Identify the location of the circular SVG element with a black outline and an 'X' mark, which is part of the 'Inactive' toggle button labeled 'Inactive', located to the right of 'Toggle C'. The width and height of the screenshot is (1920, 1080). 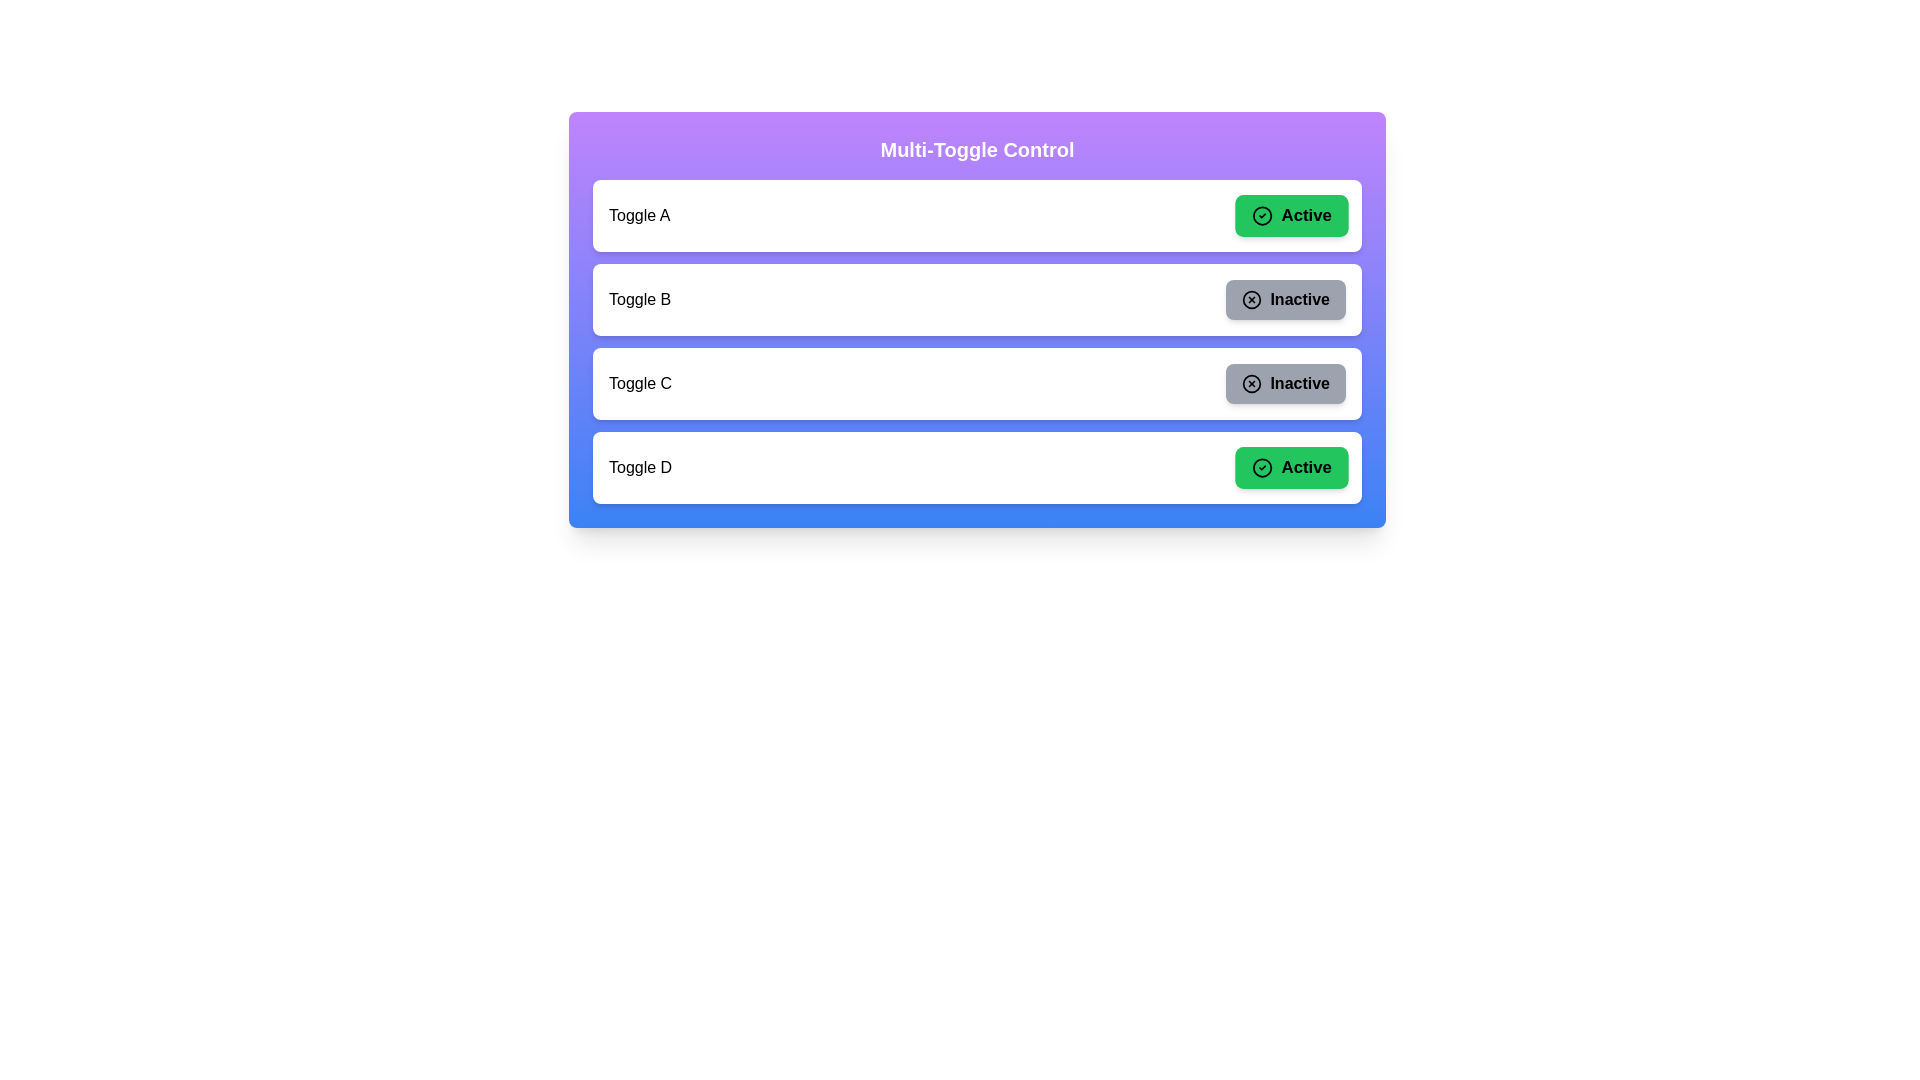
(1251, 384).